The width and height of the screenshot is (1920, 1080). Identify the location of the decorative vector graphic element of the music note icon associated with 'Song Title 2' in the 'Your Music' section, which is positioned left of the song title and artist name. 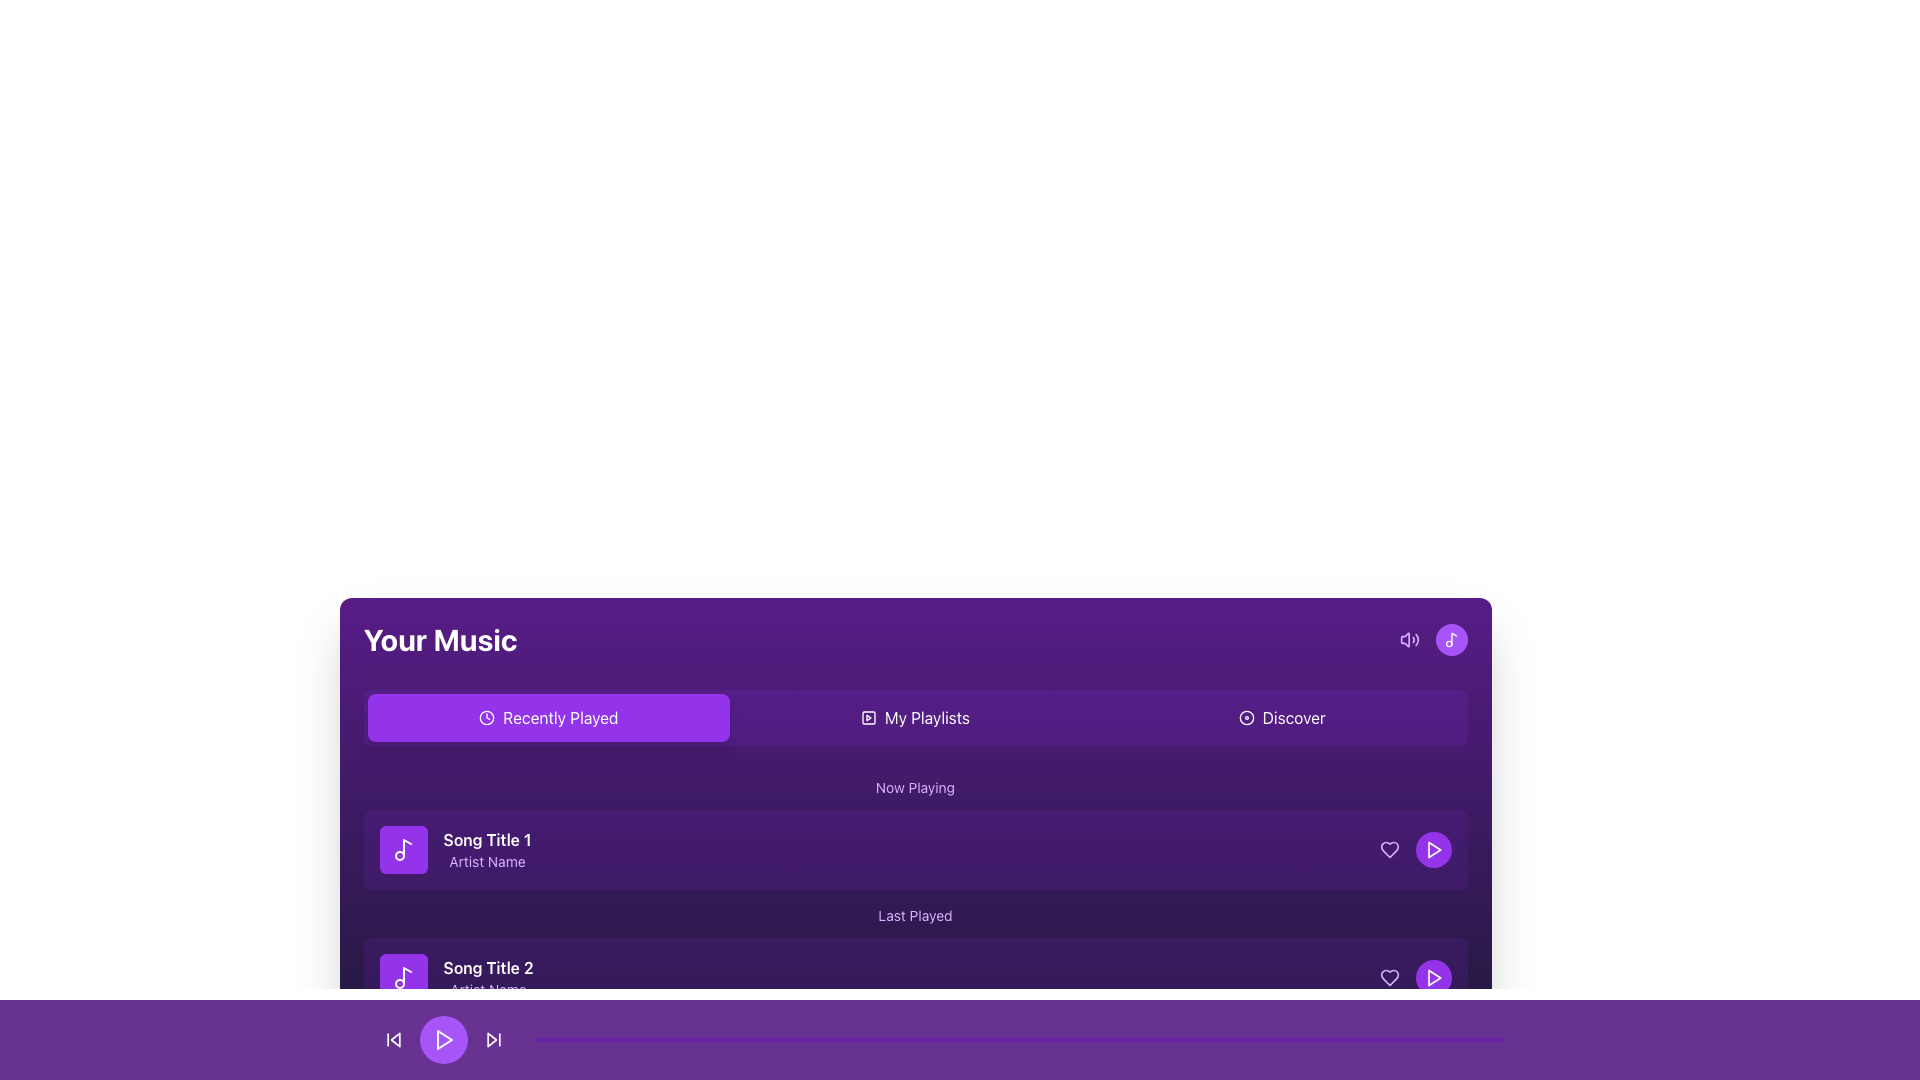
(406, 974).